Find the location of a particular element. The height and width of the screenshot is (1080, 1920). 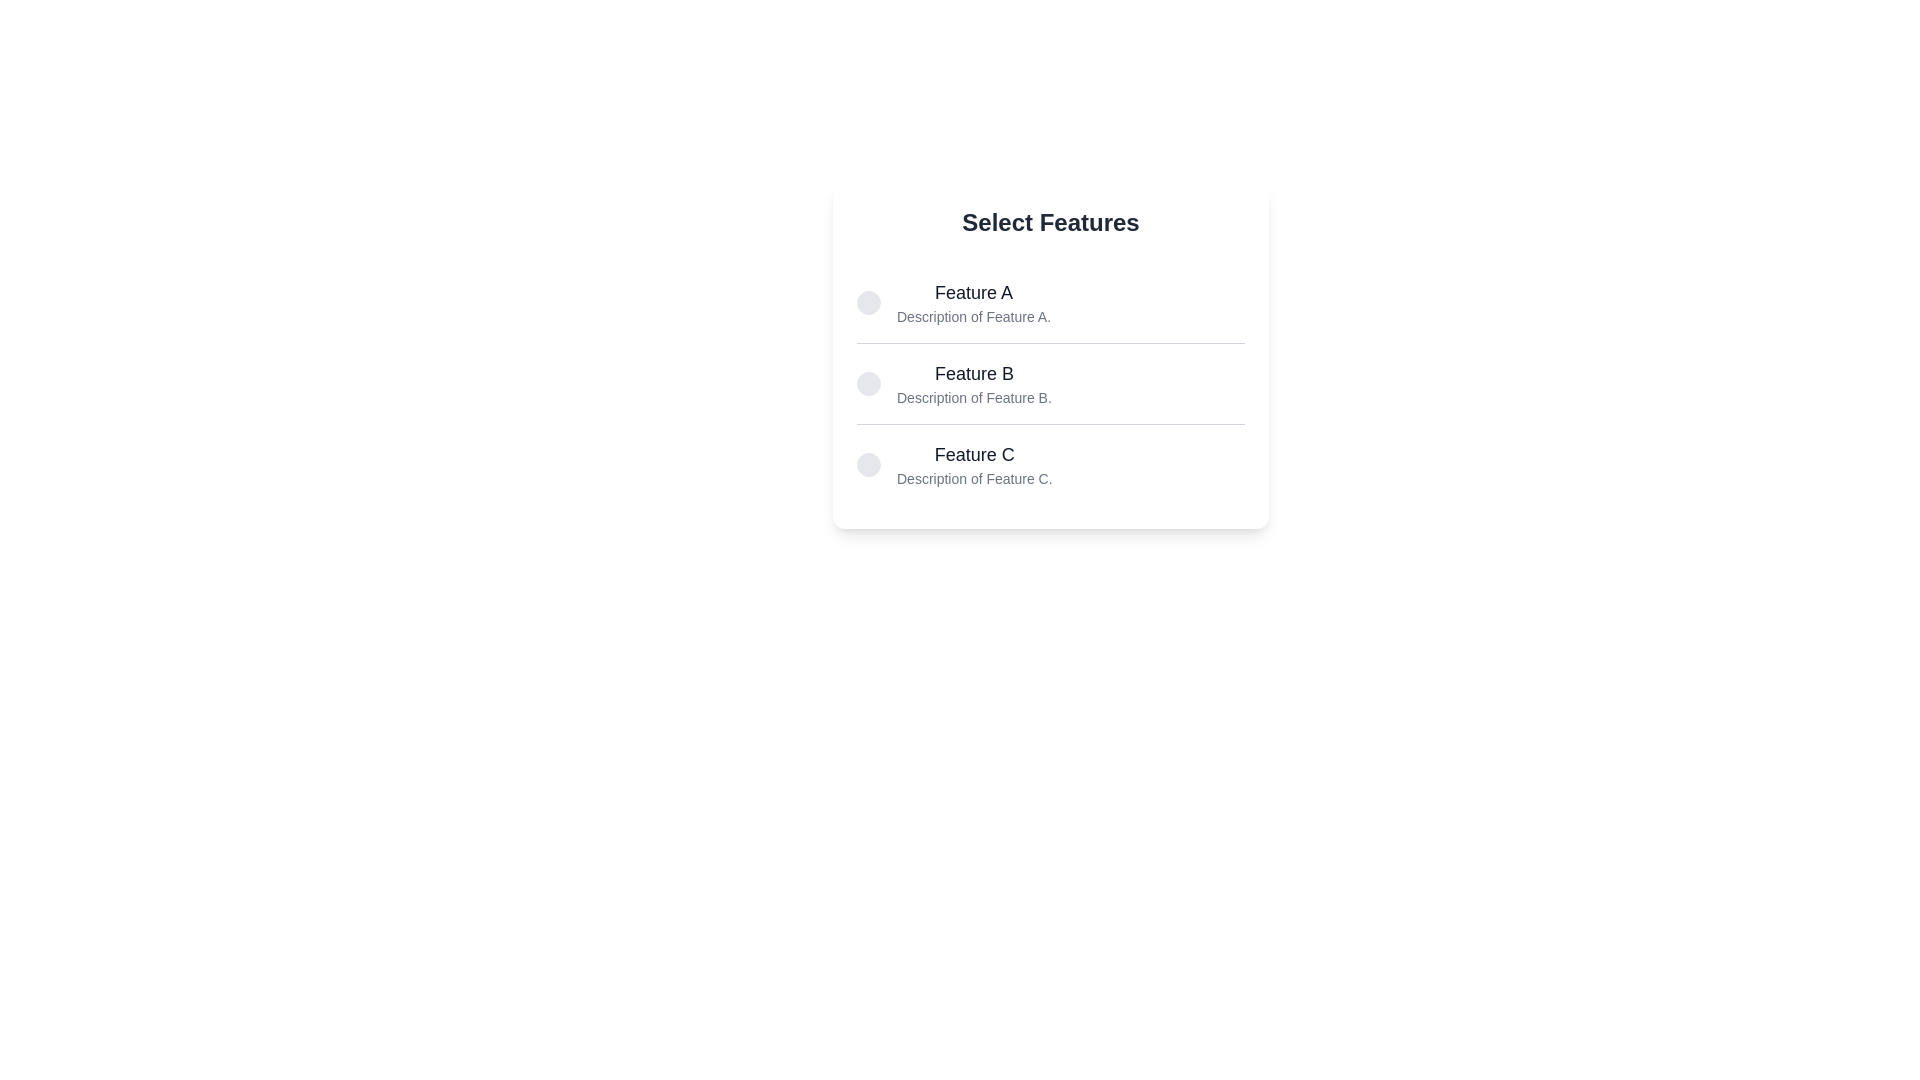

the second list item labeled 'Feature B' which contains textual information and an icon, located between 'Feature A' and 'Feature C' is located at coordinates (953, 384).